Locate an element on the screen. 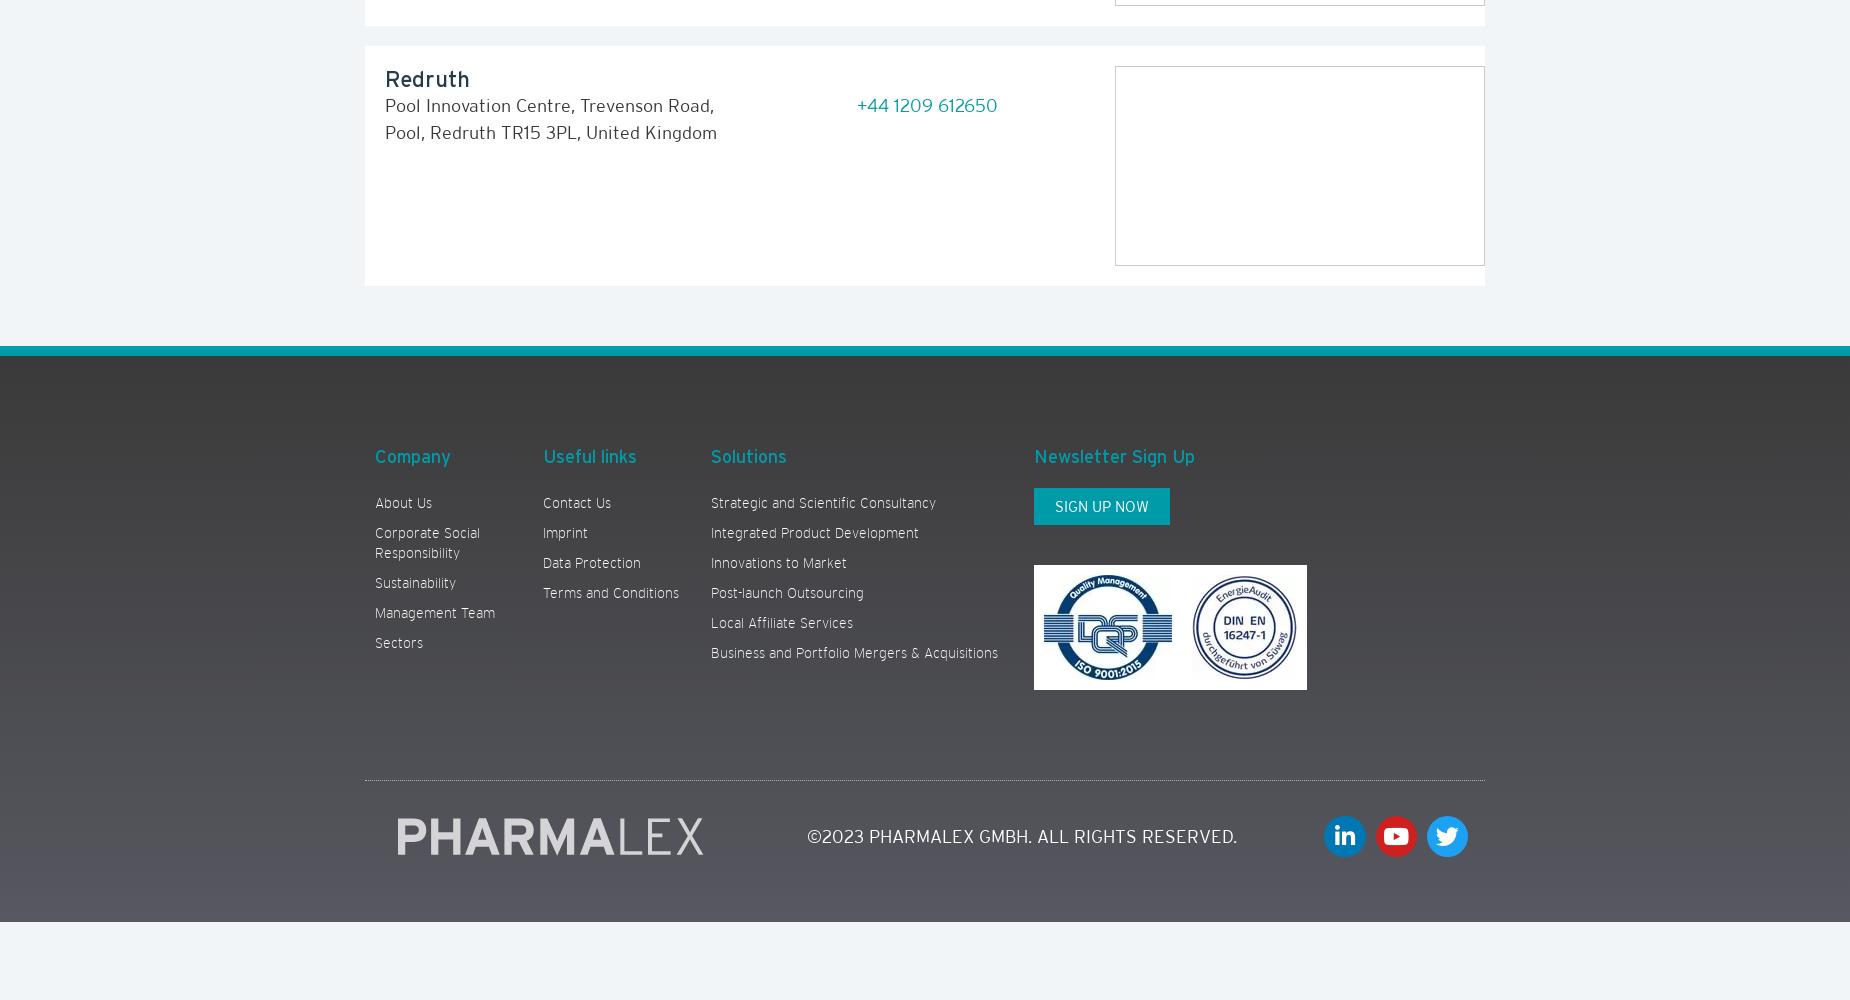 The width and height of the screenshot is (1850, 1000). '+44 1209 612650' is located at coordinates (925, 104).